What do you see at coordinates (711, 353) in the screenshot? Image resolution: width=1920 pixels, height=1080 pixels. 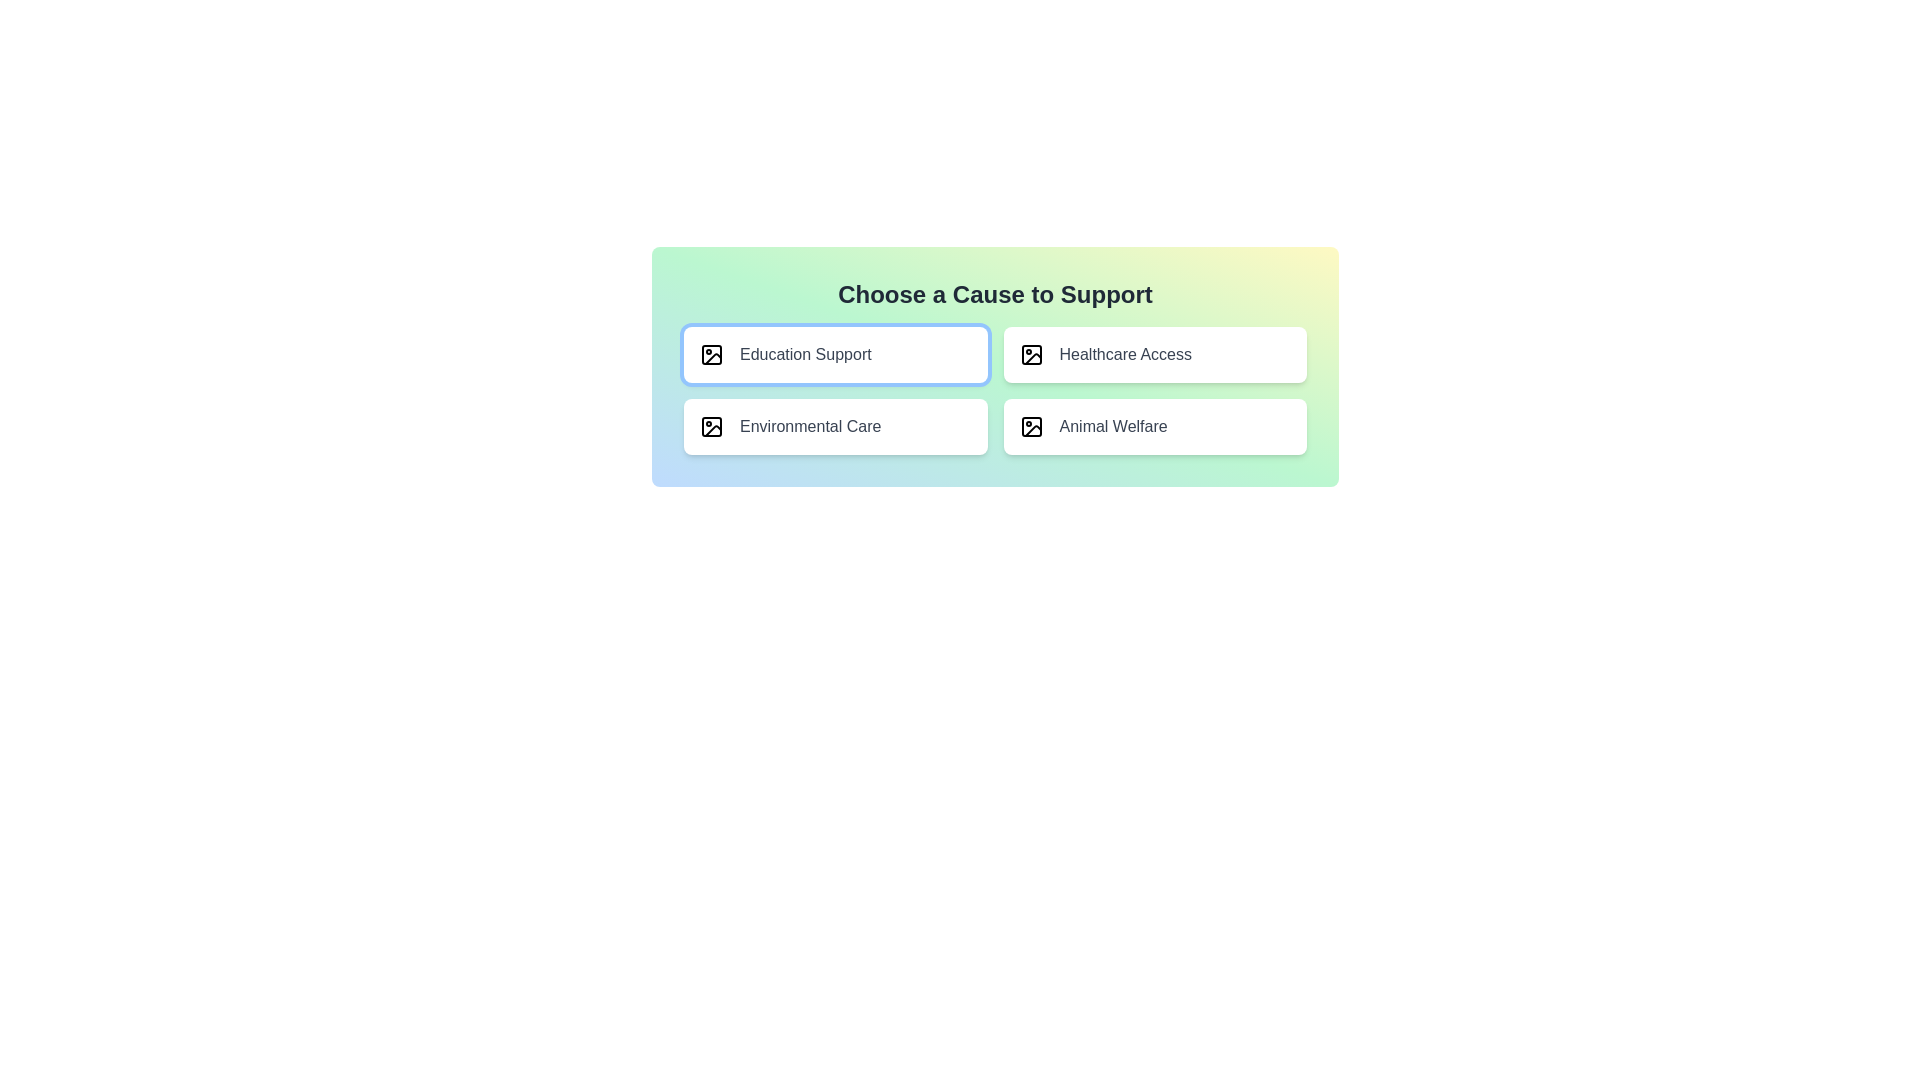 I see `the Decorative graphic element representing 'Education Support' located in the top-left corner of the tile` at bounding box center [711, 353].